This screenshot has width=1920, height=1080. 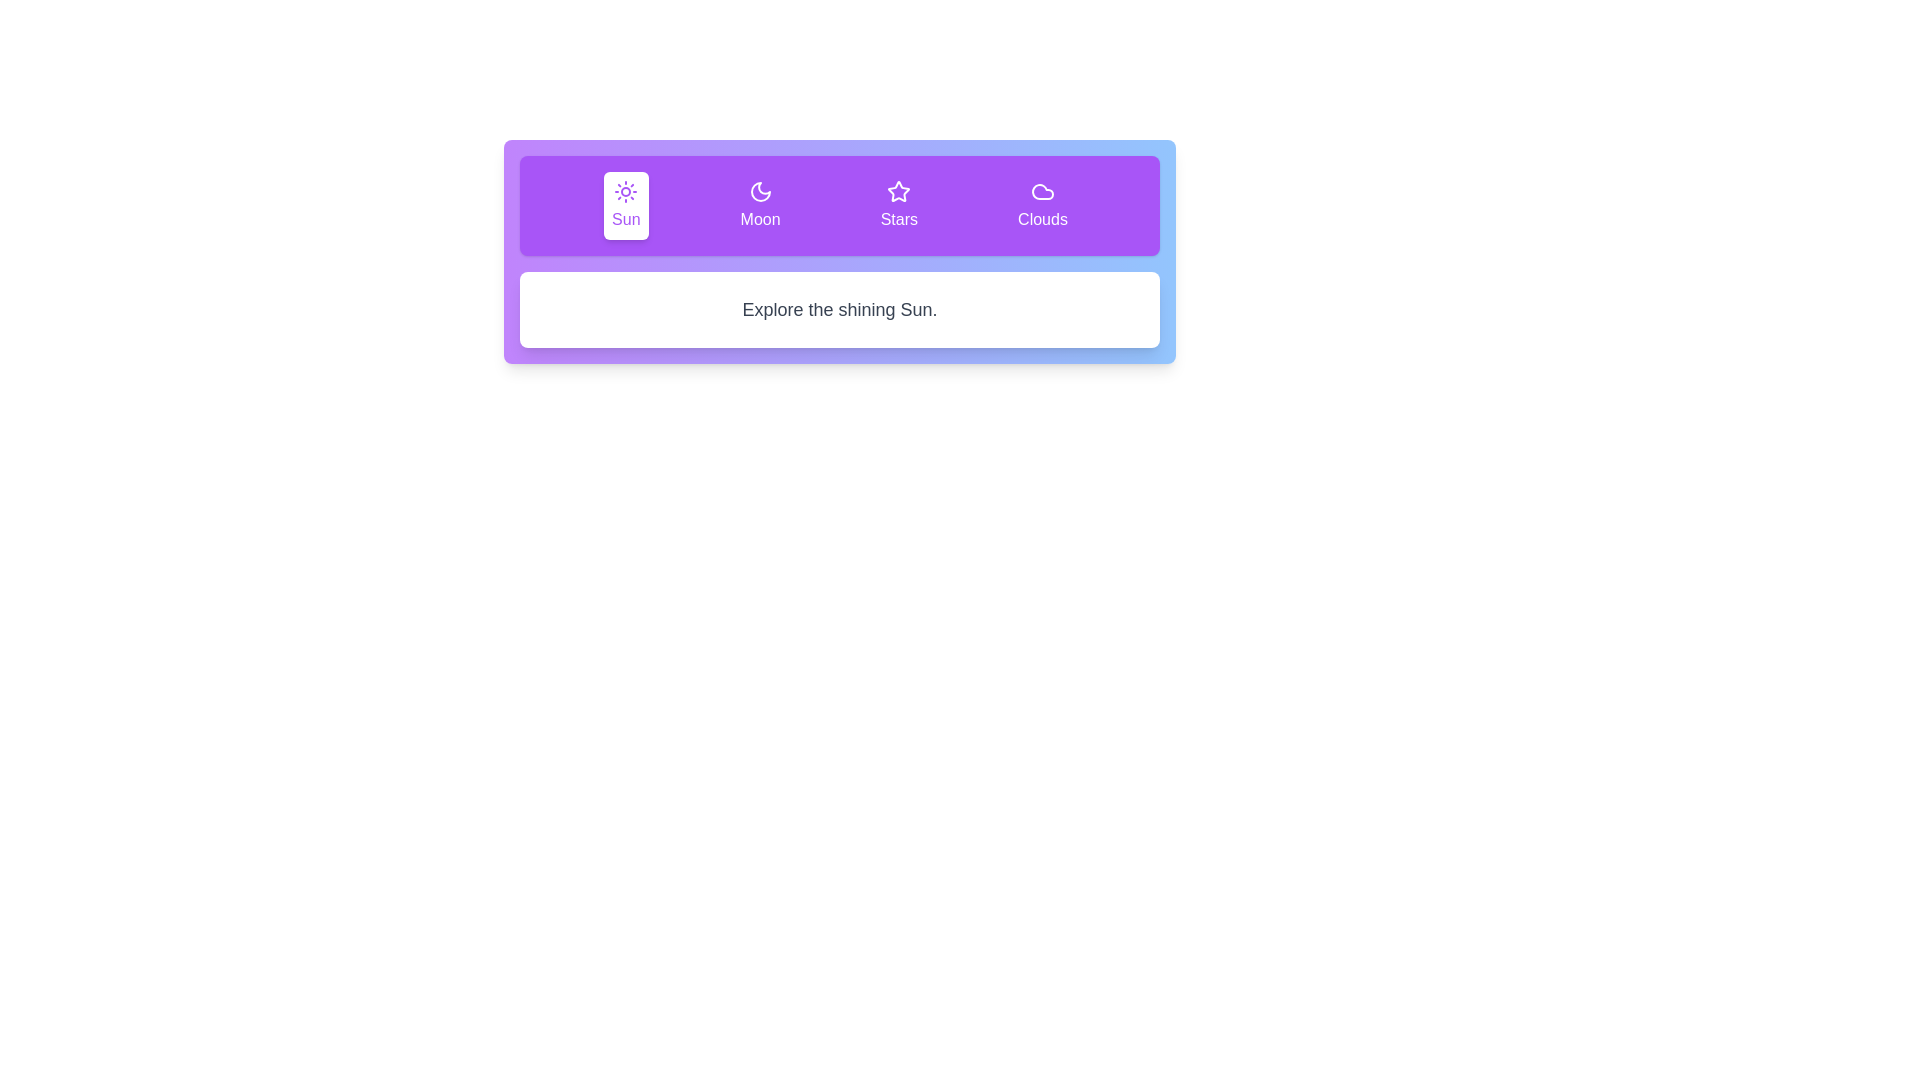 What do you see at coordinates (898, 219) in the screenshot?
I see `the descriptive label for the 'Stars' icon, which is positioned below the star symbol and is the third label from the left in a horizontal layout of items` at bounding box center [898, 219].